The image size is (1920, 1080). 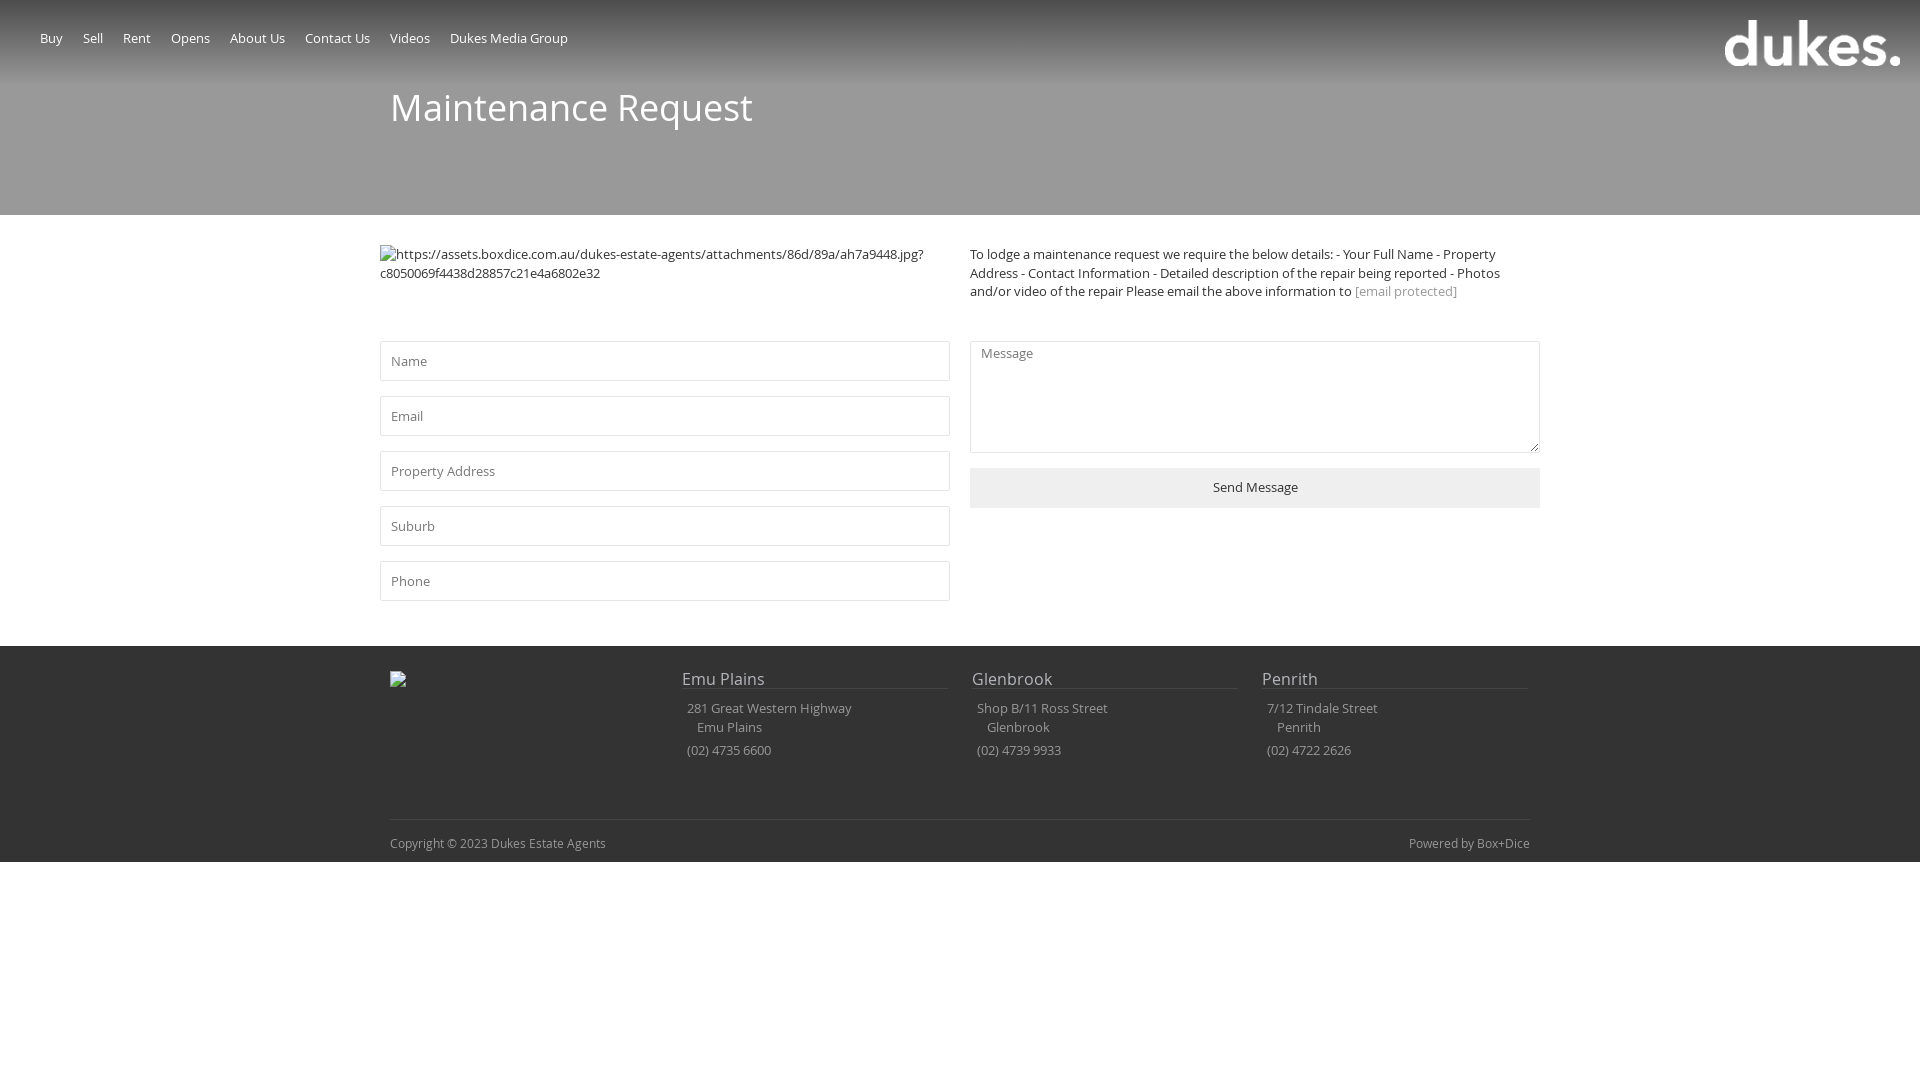 I want to click on 'Rent', so click(x=122, y=38).